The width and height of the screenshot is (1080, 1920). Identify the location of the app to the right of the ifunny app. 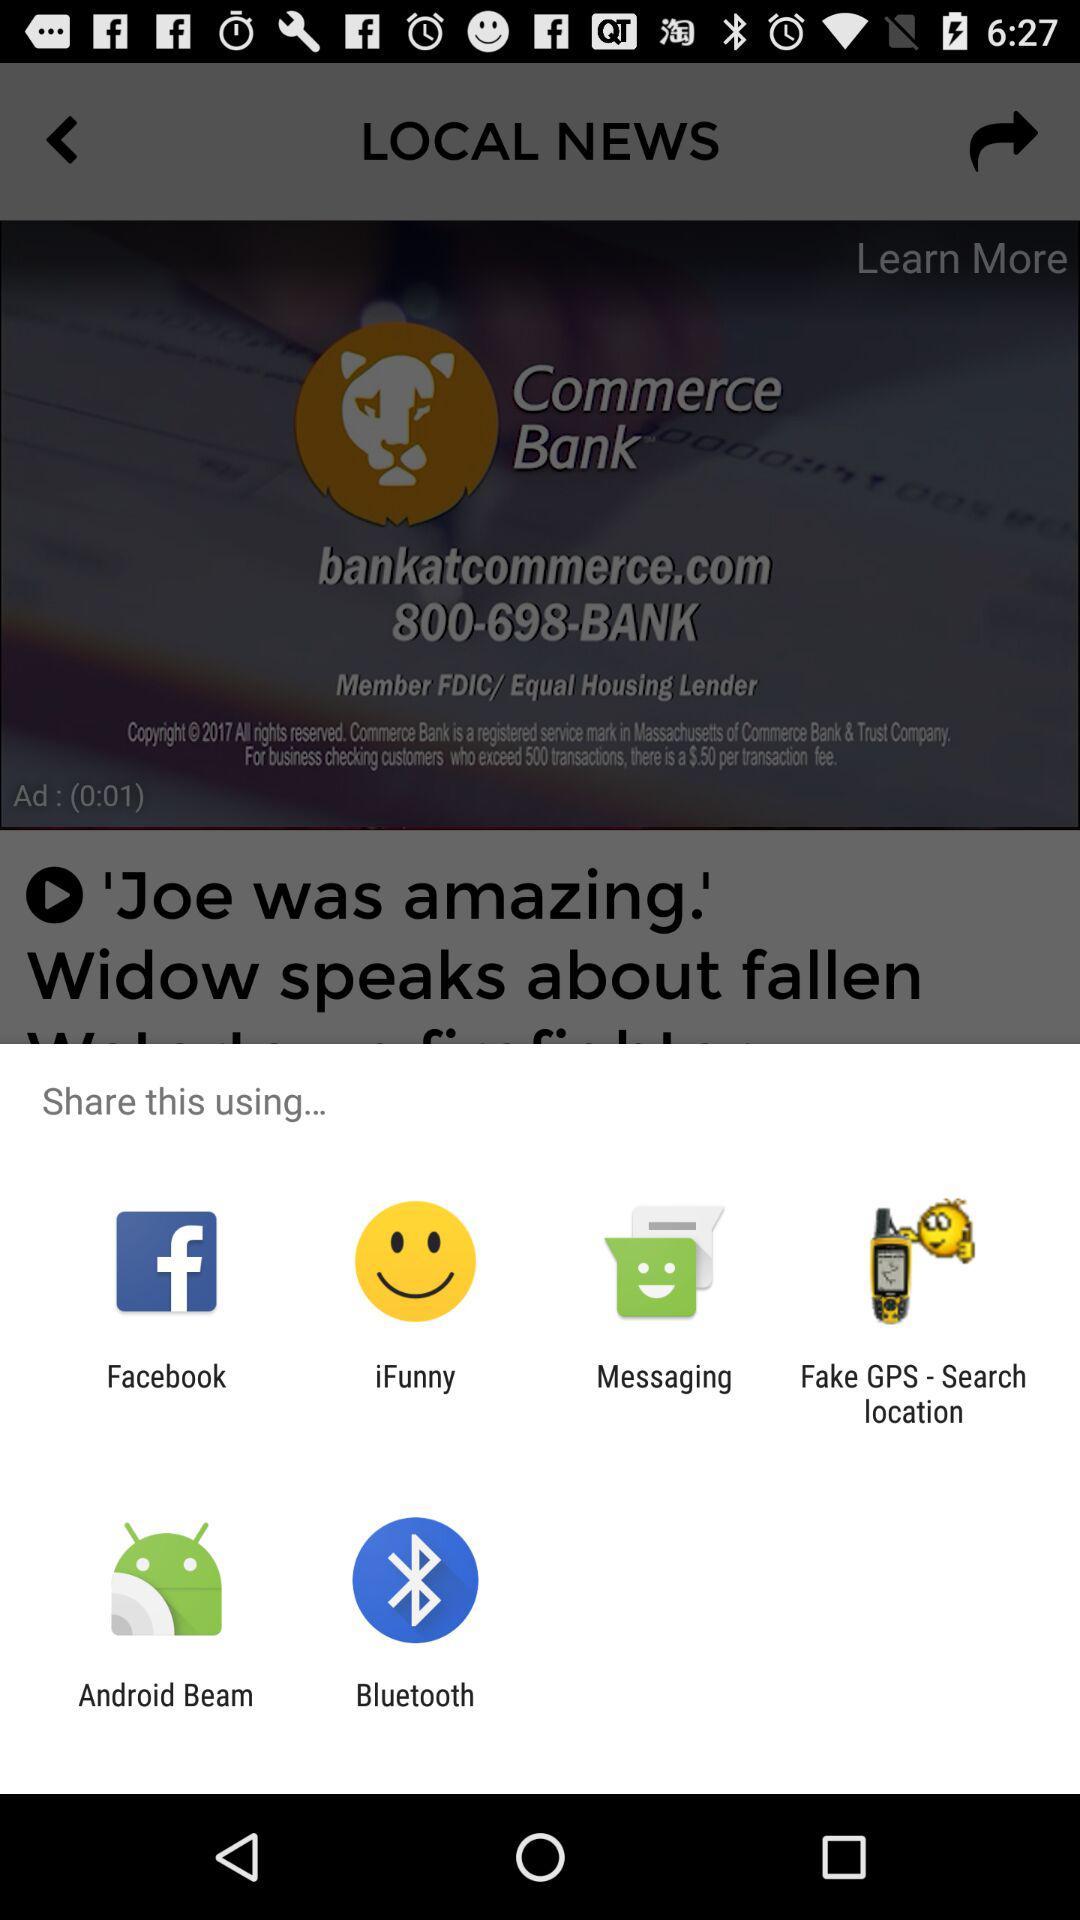
(664, 1392).